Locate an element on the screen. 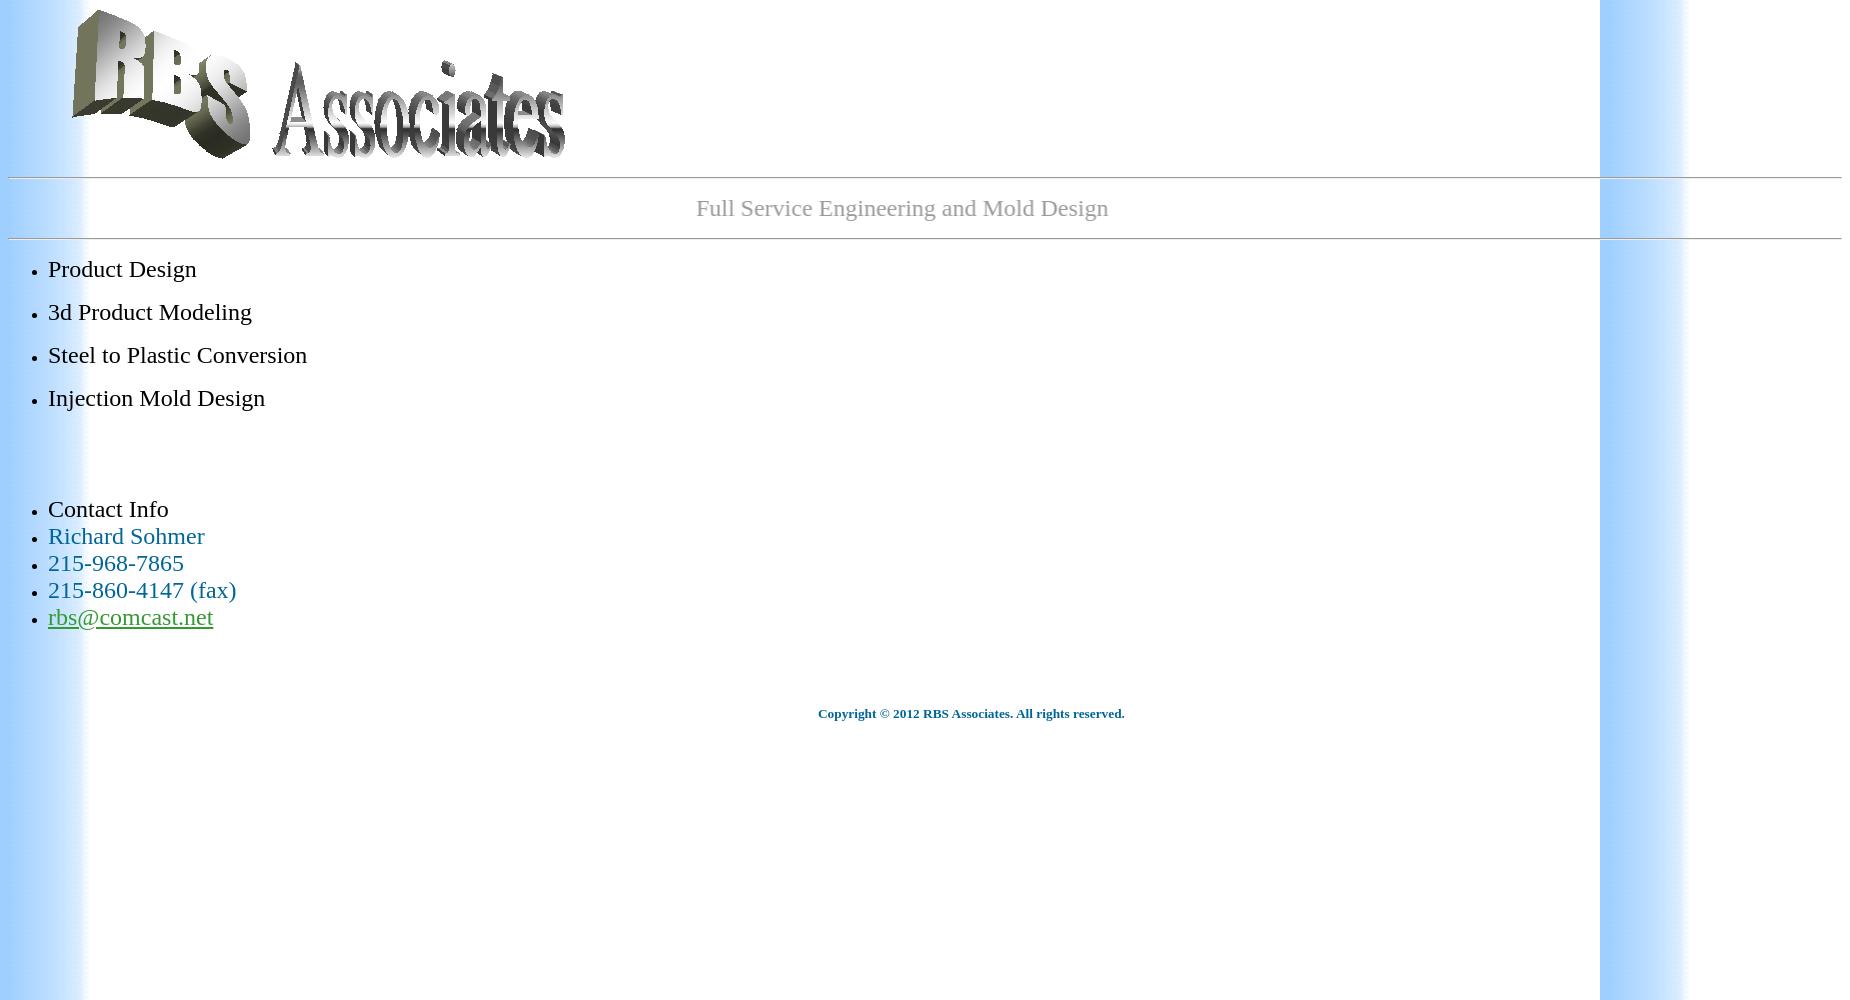 This screenshot has width=1850, height=1000. 'Contact Info' is located at coordinates (107, 509).